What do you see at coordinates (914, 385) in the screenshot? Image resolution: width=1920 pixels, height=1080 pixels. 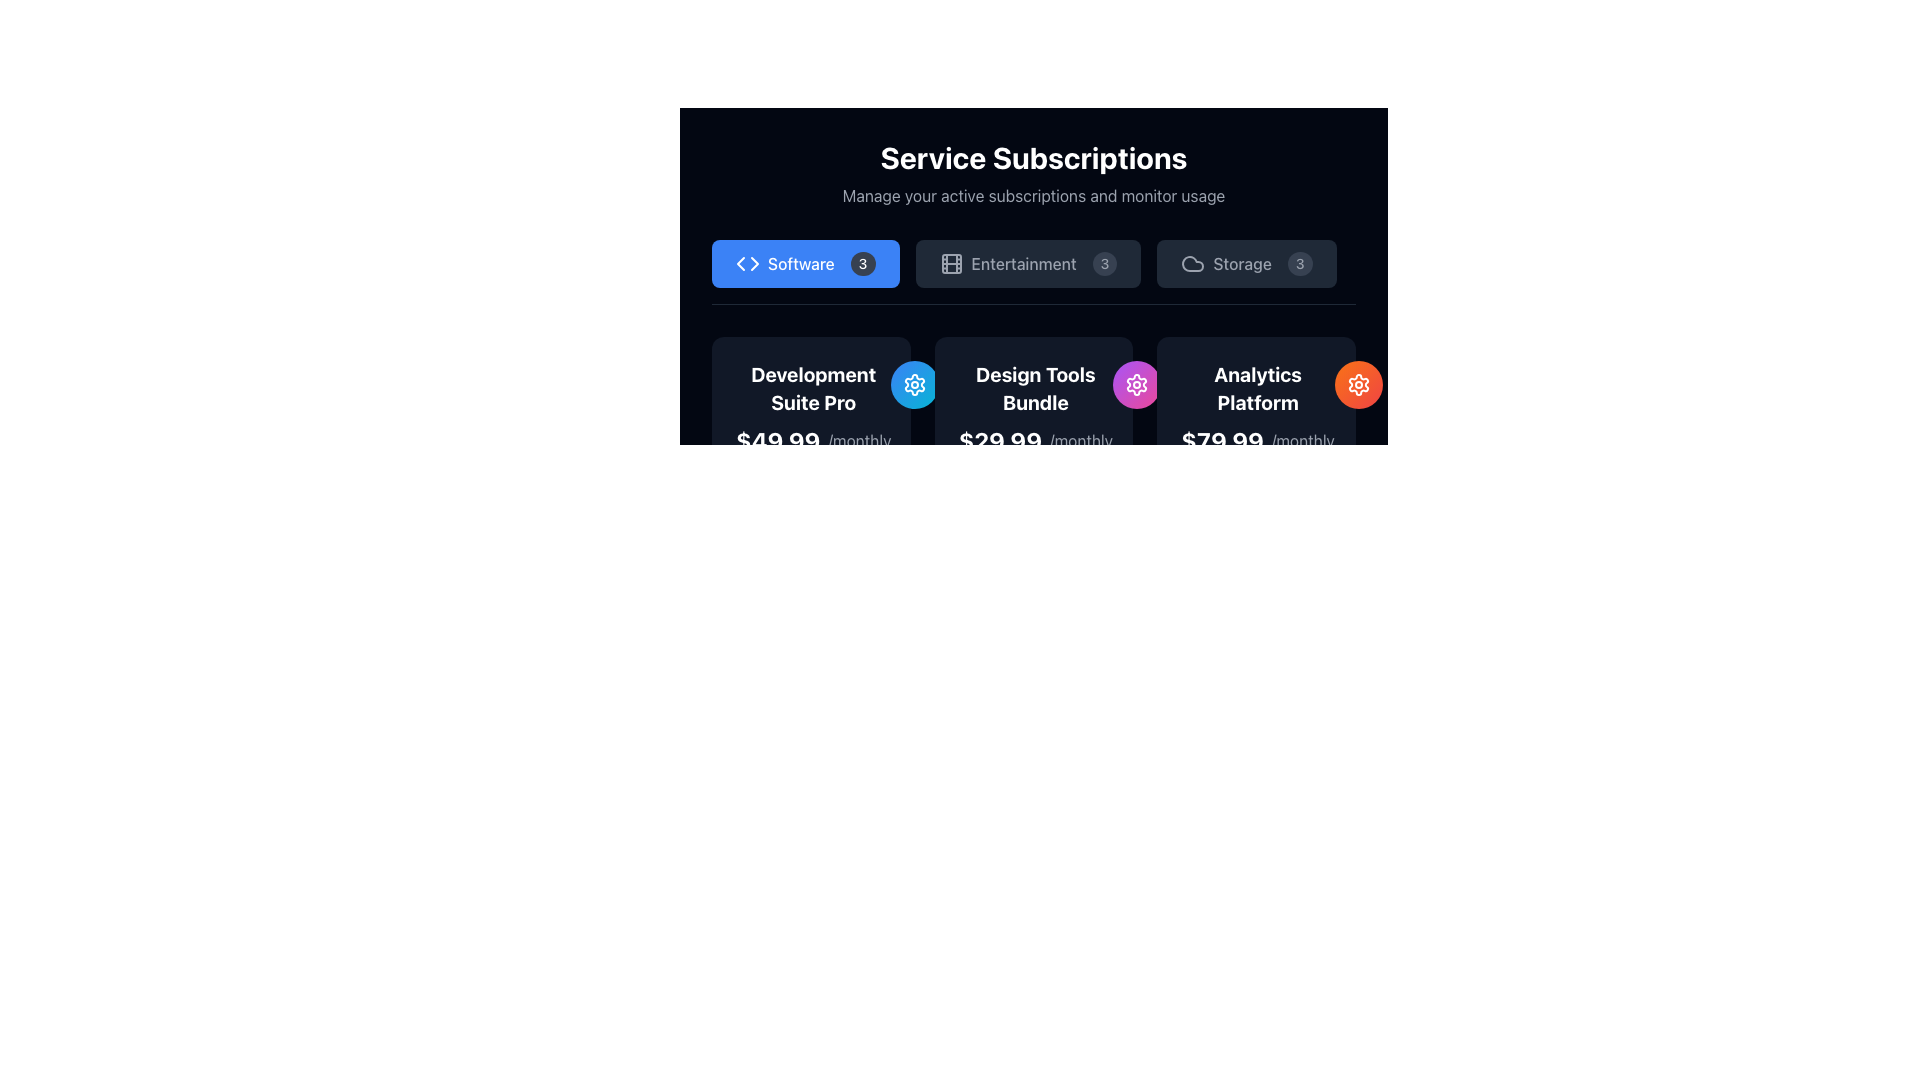 I see `the circular icon button with a gradient background and a white gear icon, located directly above the text 'Development Suite Pro' and to the right of other subscription options` at bounding box center [914, 385].